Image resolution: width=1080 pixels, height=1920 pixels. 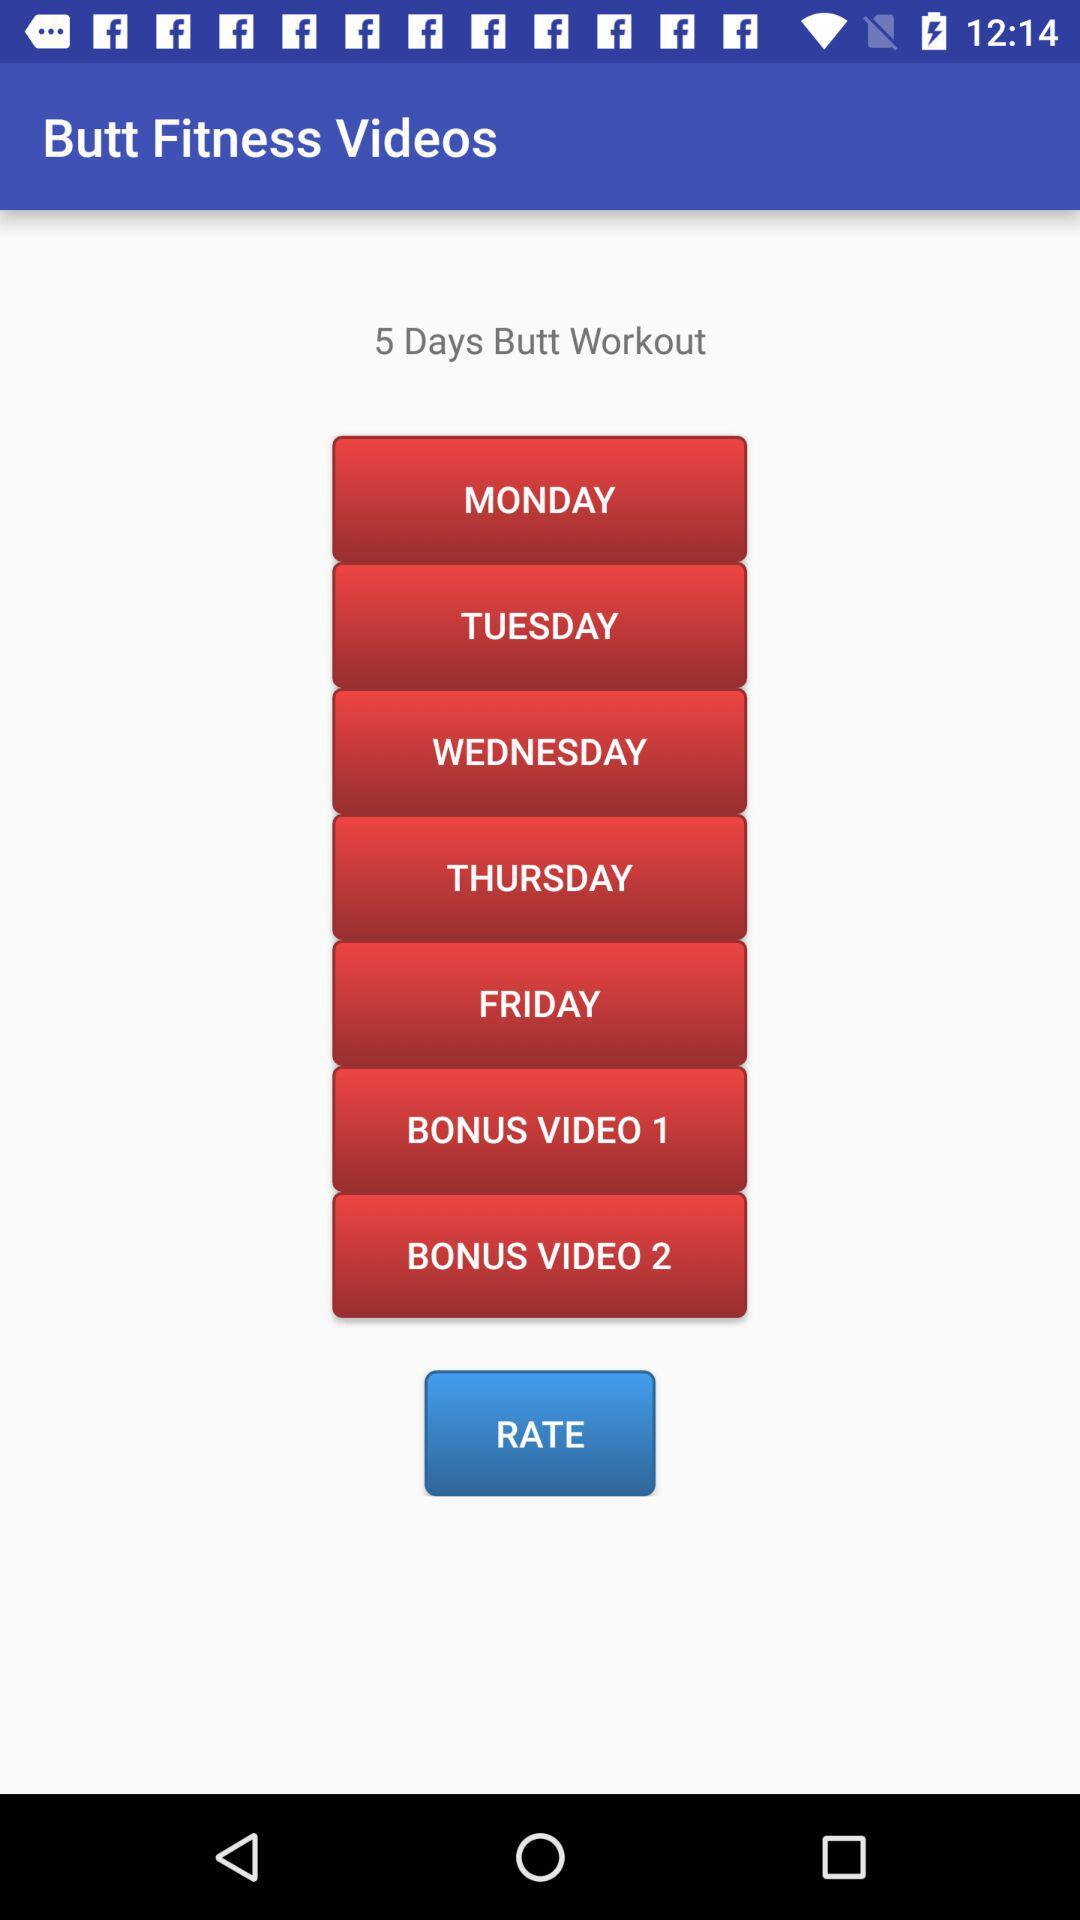 I want to click on item below the bonus video 2 icon, so click(x=540, y=1432).